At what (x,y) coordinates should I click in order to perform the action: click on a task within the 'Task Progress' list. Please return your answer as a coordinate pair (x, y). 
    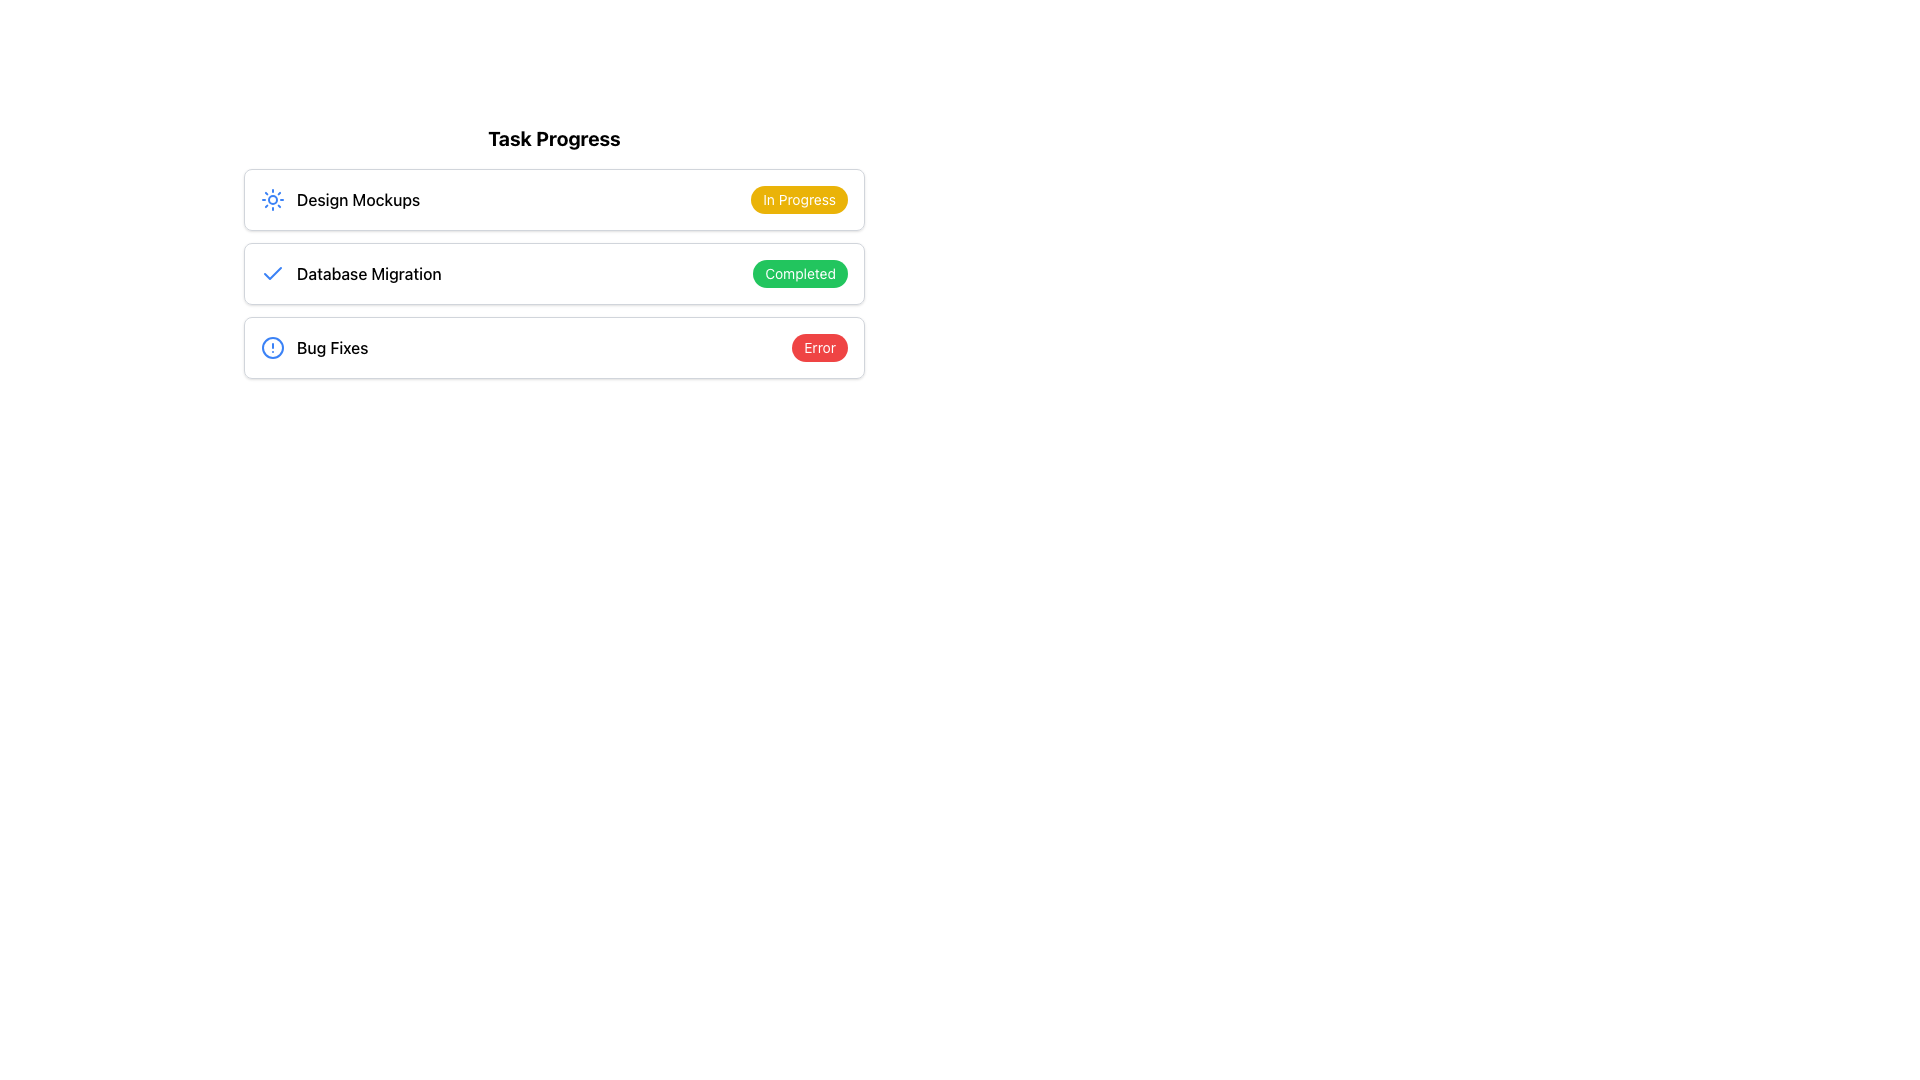
    Looking at the image, I should click on (554, 250).